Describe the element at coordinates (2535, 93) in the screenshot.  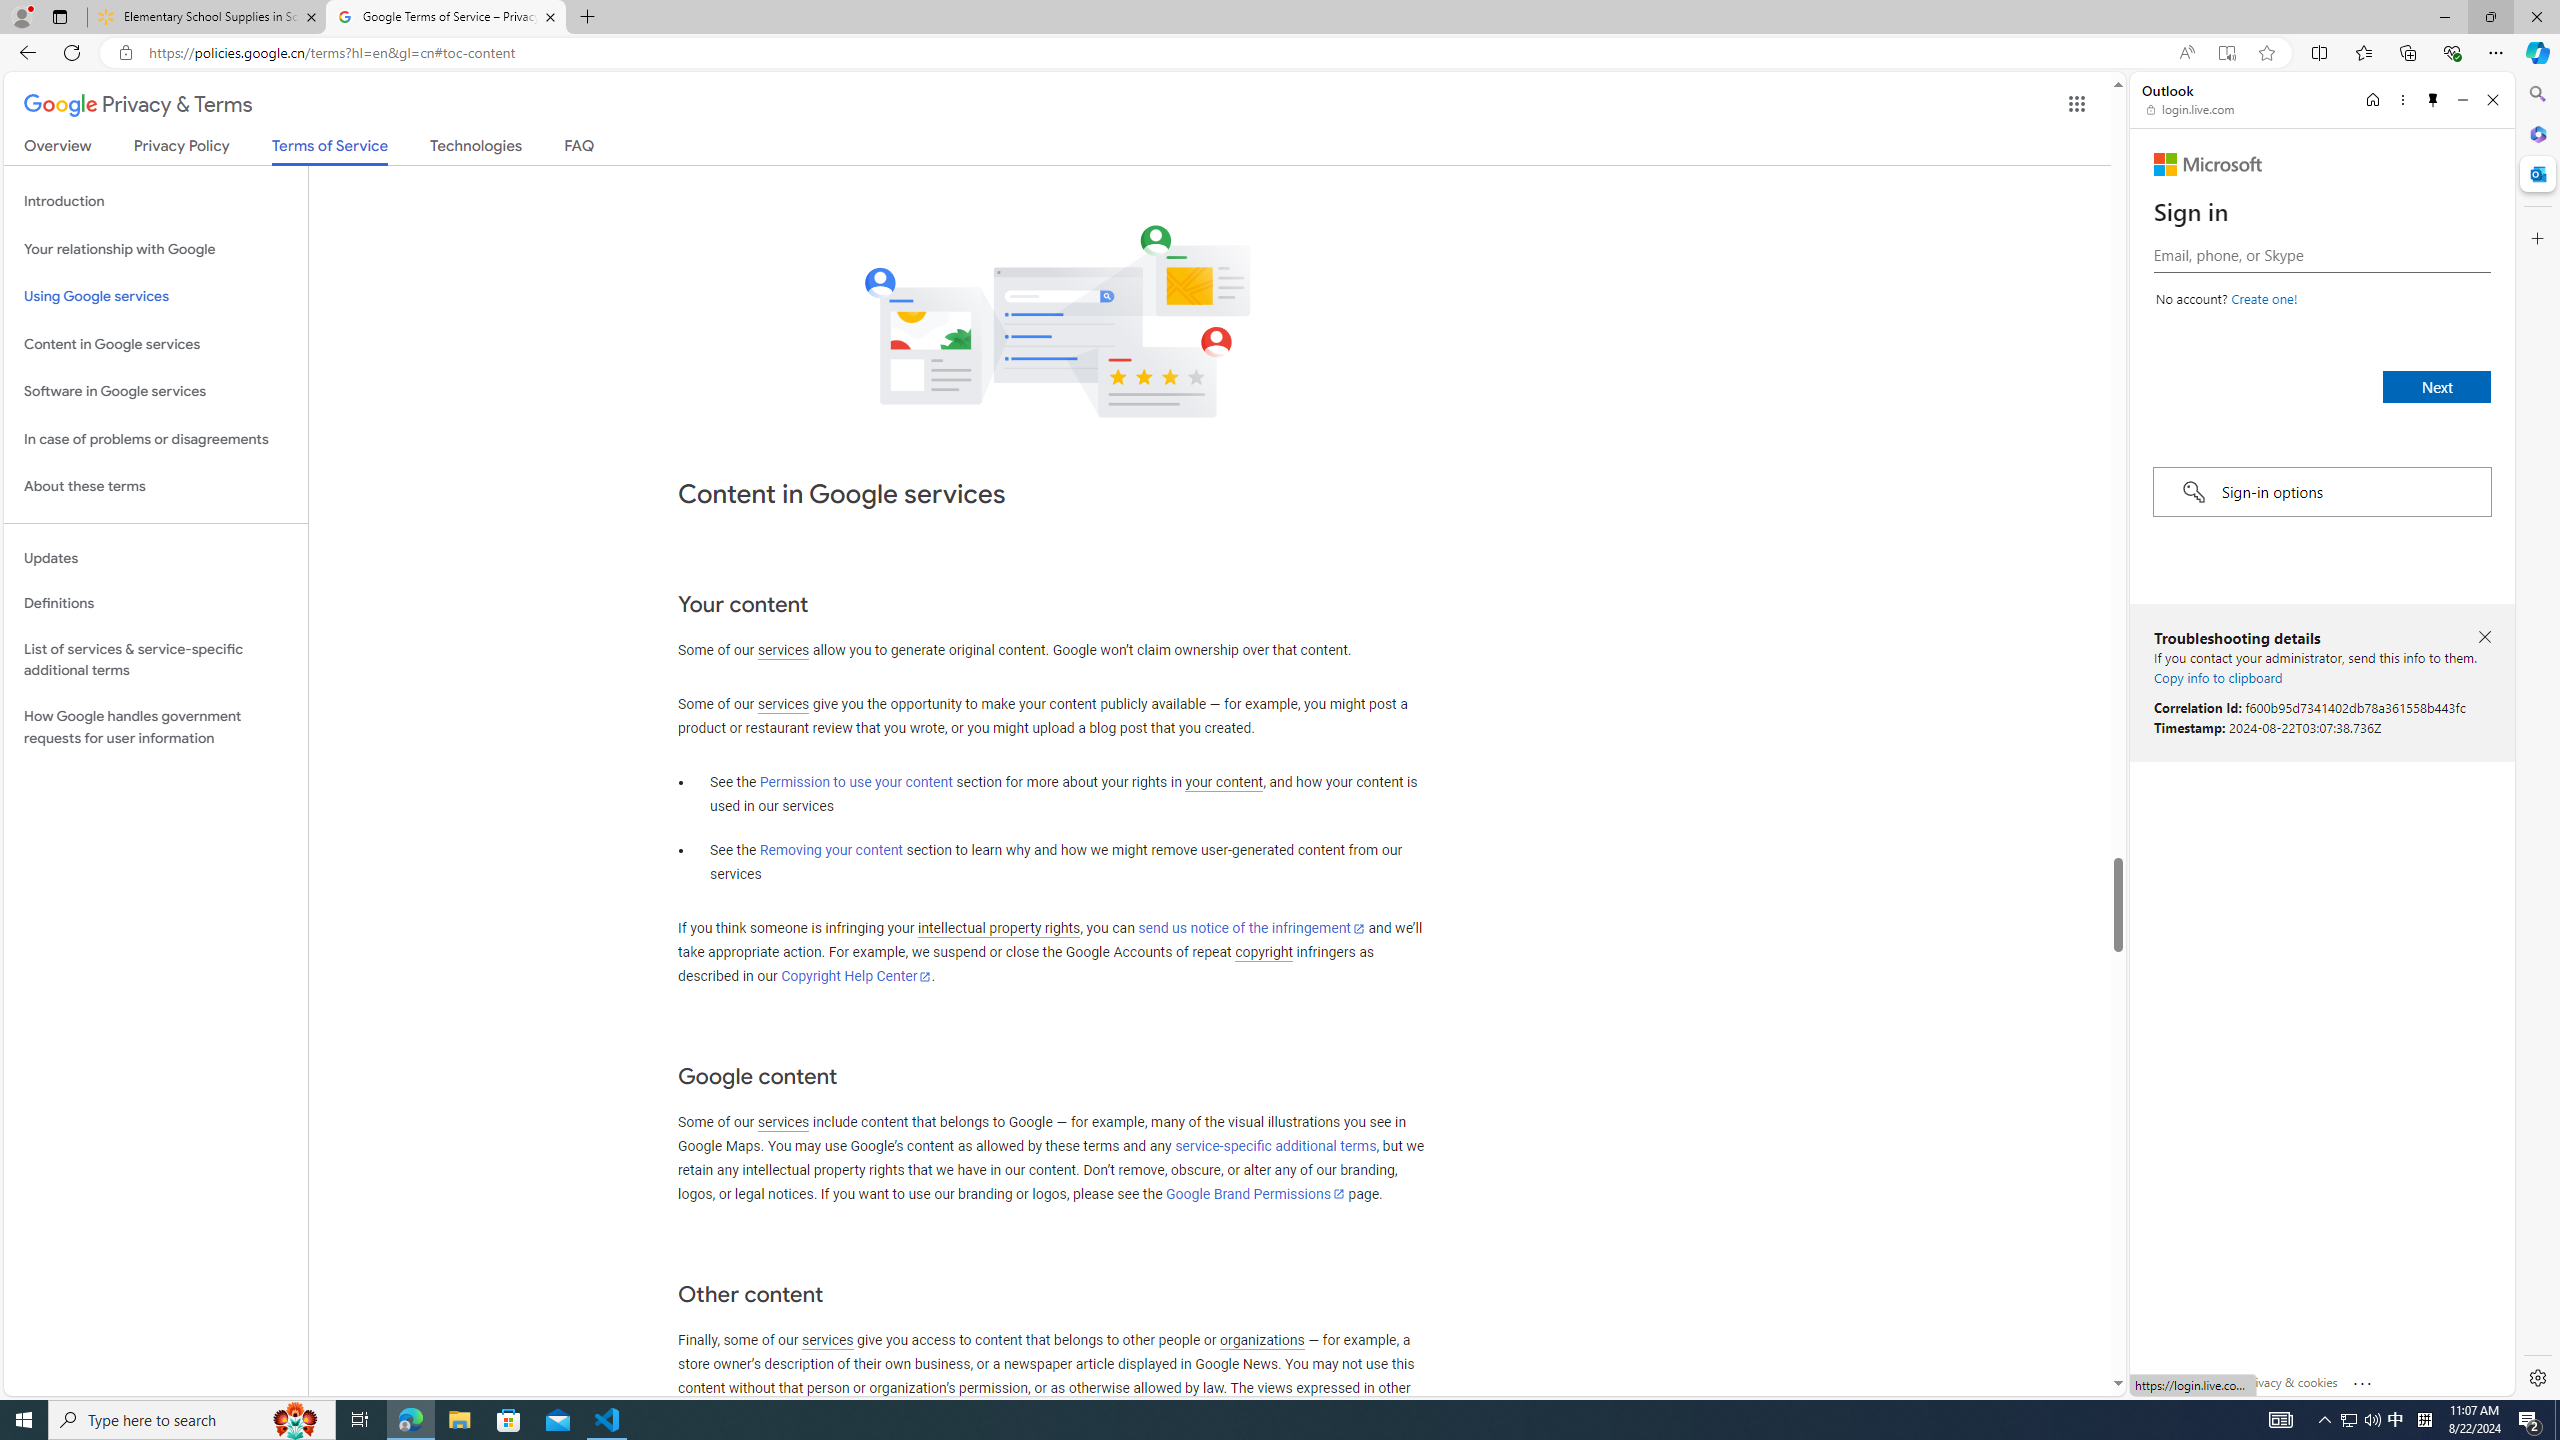
I see `'Close Search pane'` at that location.